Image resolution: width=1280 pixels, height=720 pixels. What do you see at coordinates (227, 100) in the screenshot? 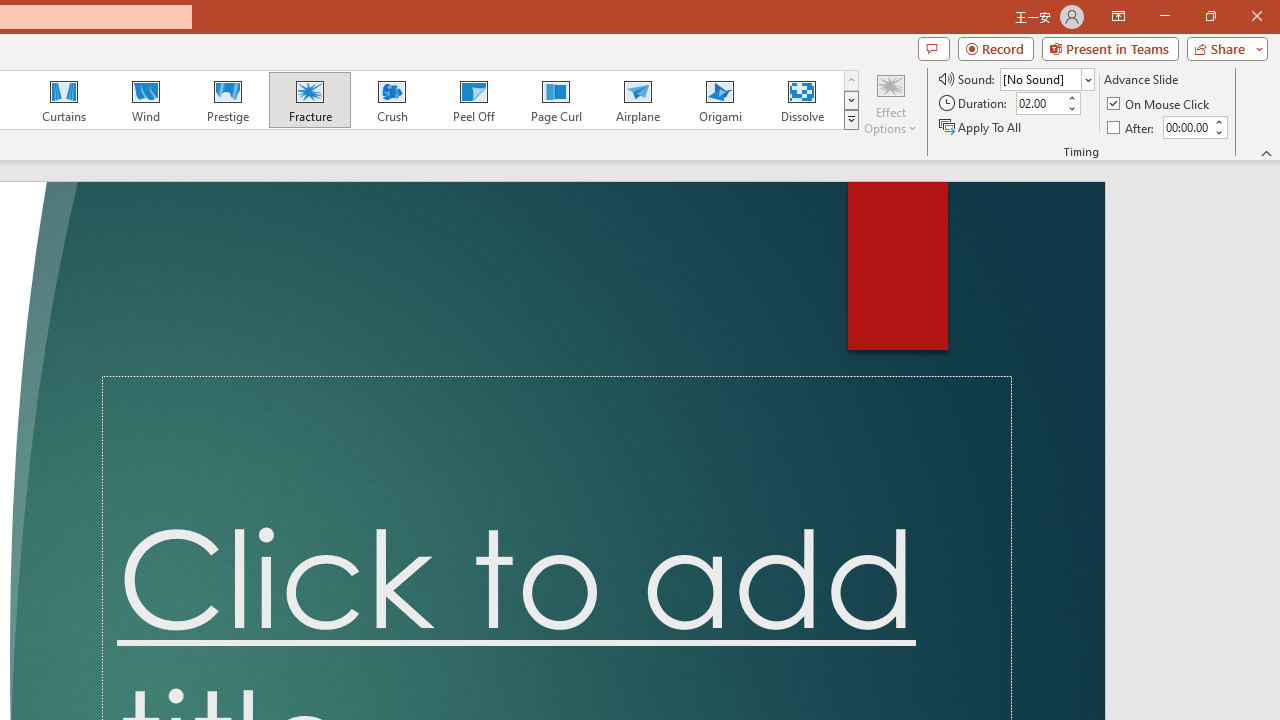
I see `'Prestige'` at bounding box center [227, 100].